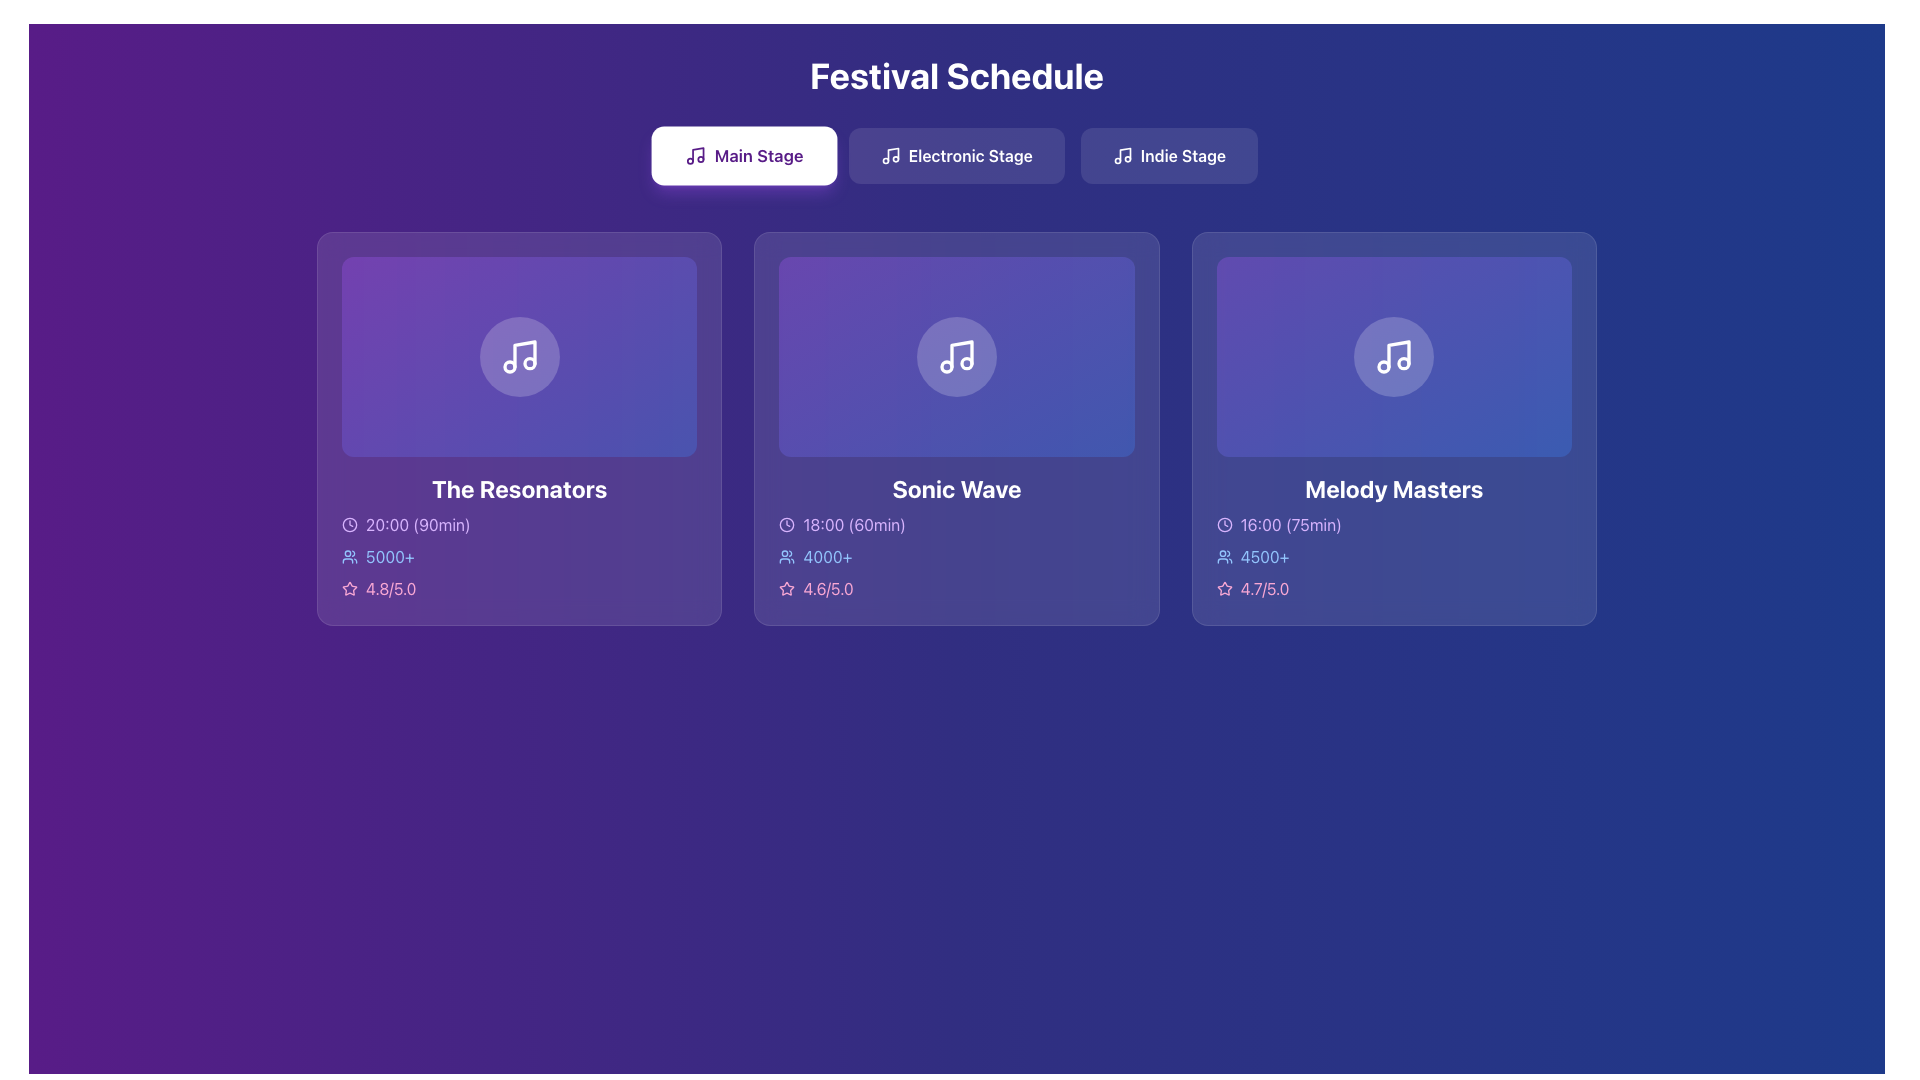 The width and height of the screenshot is (1920, 1080). What do you see at coordinates (955, 154) in the screenshot?
I see `the 'Electronic Stage' button, which is a rectangular button with rounded corners and a gradient background, positioned below the 'Festival Schedule' heading and above the performances section` at bounding box center [955, 154].